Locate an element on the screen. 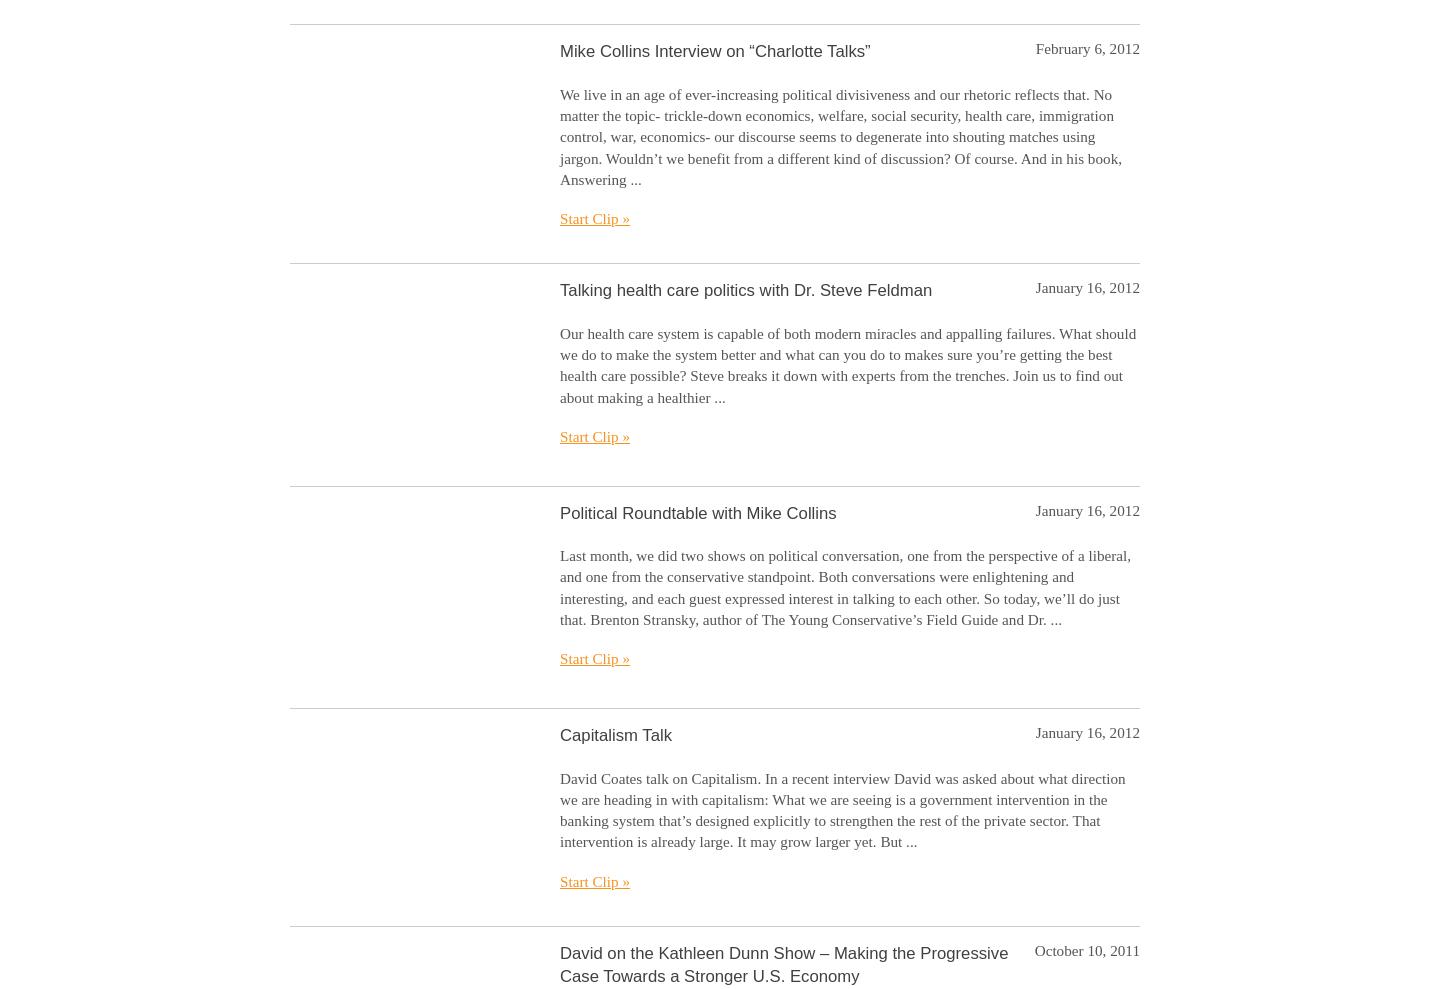 This screenshot has width=1440, height=989. 'David Coates talk on Capitalism. In a recent interview David was asked about what direction we are heading in with capitalism: What we are seeing is a government intervention in the banking system that’s designed explicitly to strengthen the rest of the private sector. That intervention is already large. It may grow larger yet. But ...' is located at coordinates (841, 808).